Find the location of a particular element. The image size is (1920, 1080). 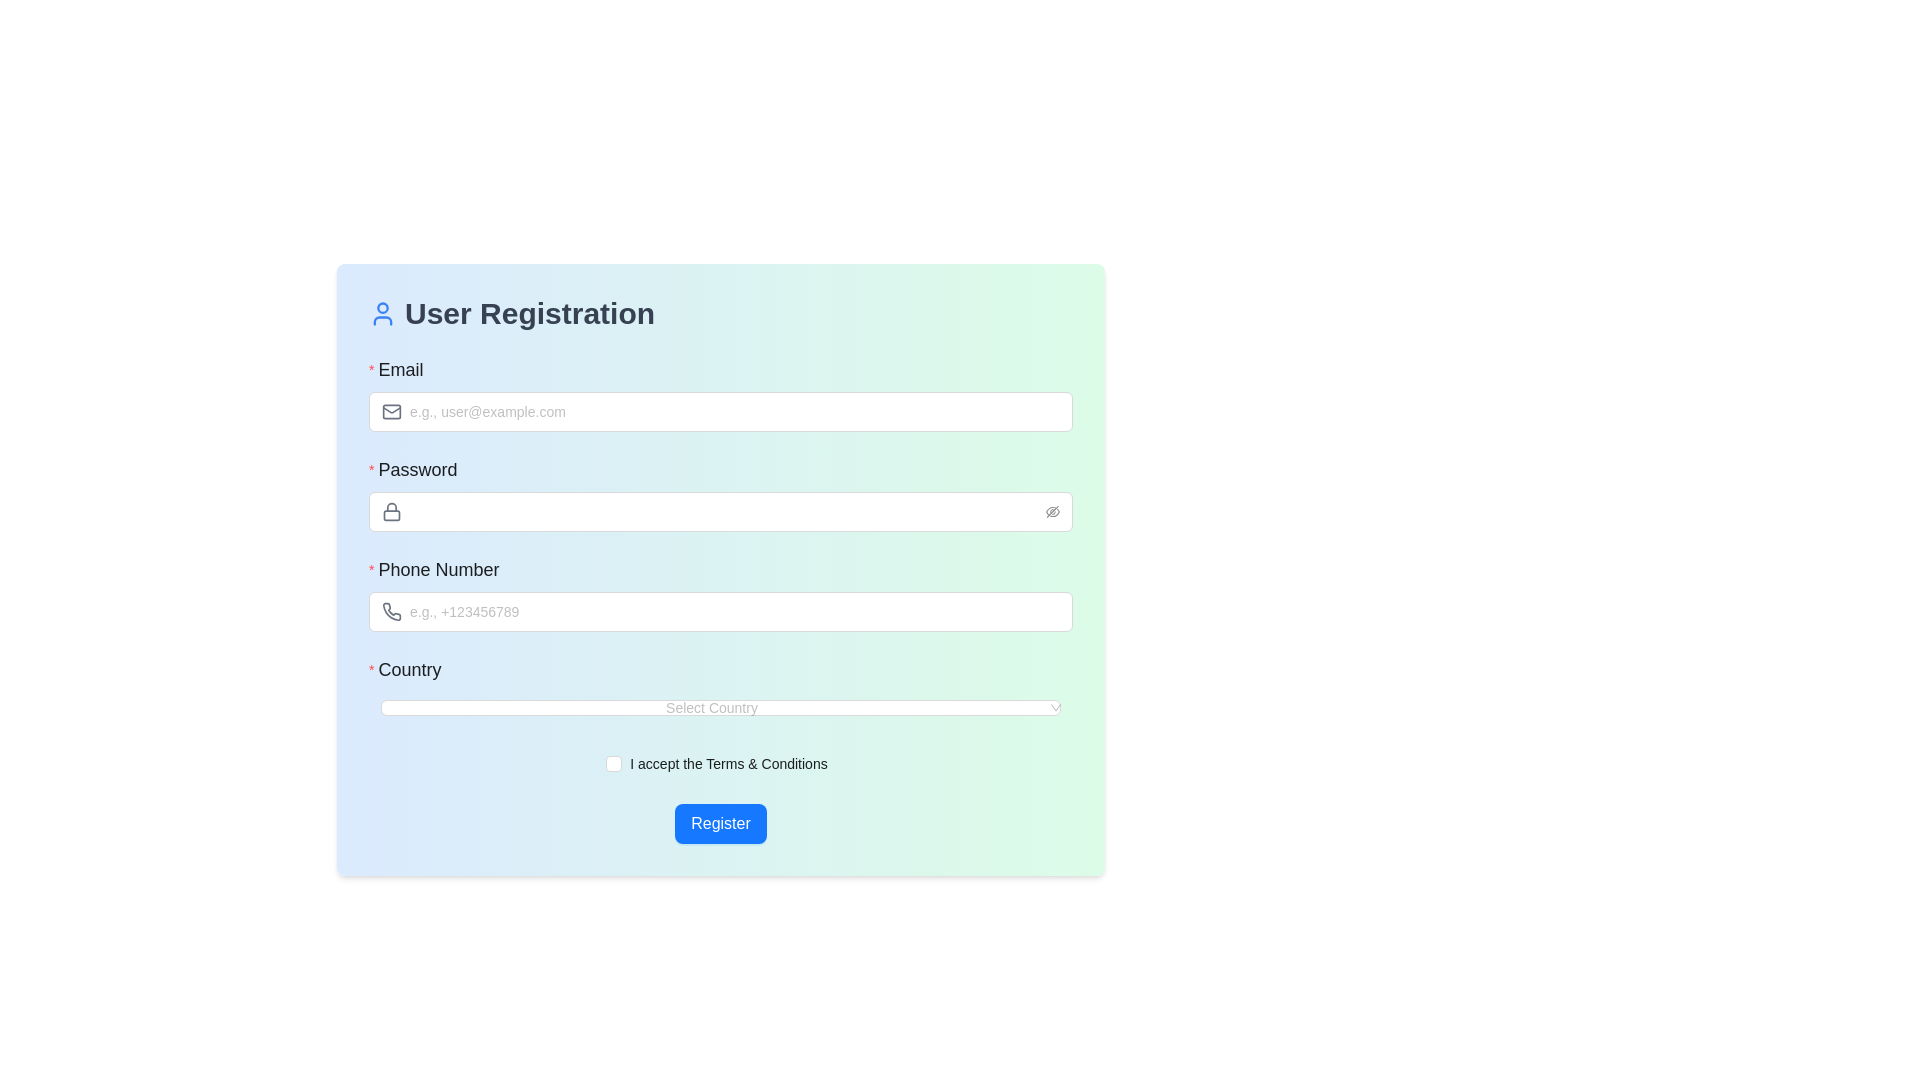

the eye icon with a slash through it located at the right end of the 'Password' input field is located at coordinates (1051, 509).